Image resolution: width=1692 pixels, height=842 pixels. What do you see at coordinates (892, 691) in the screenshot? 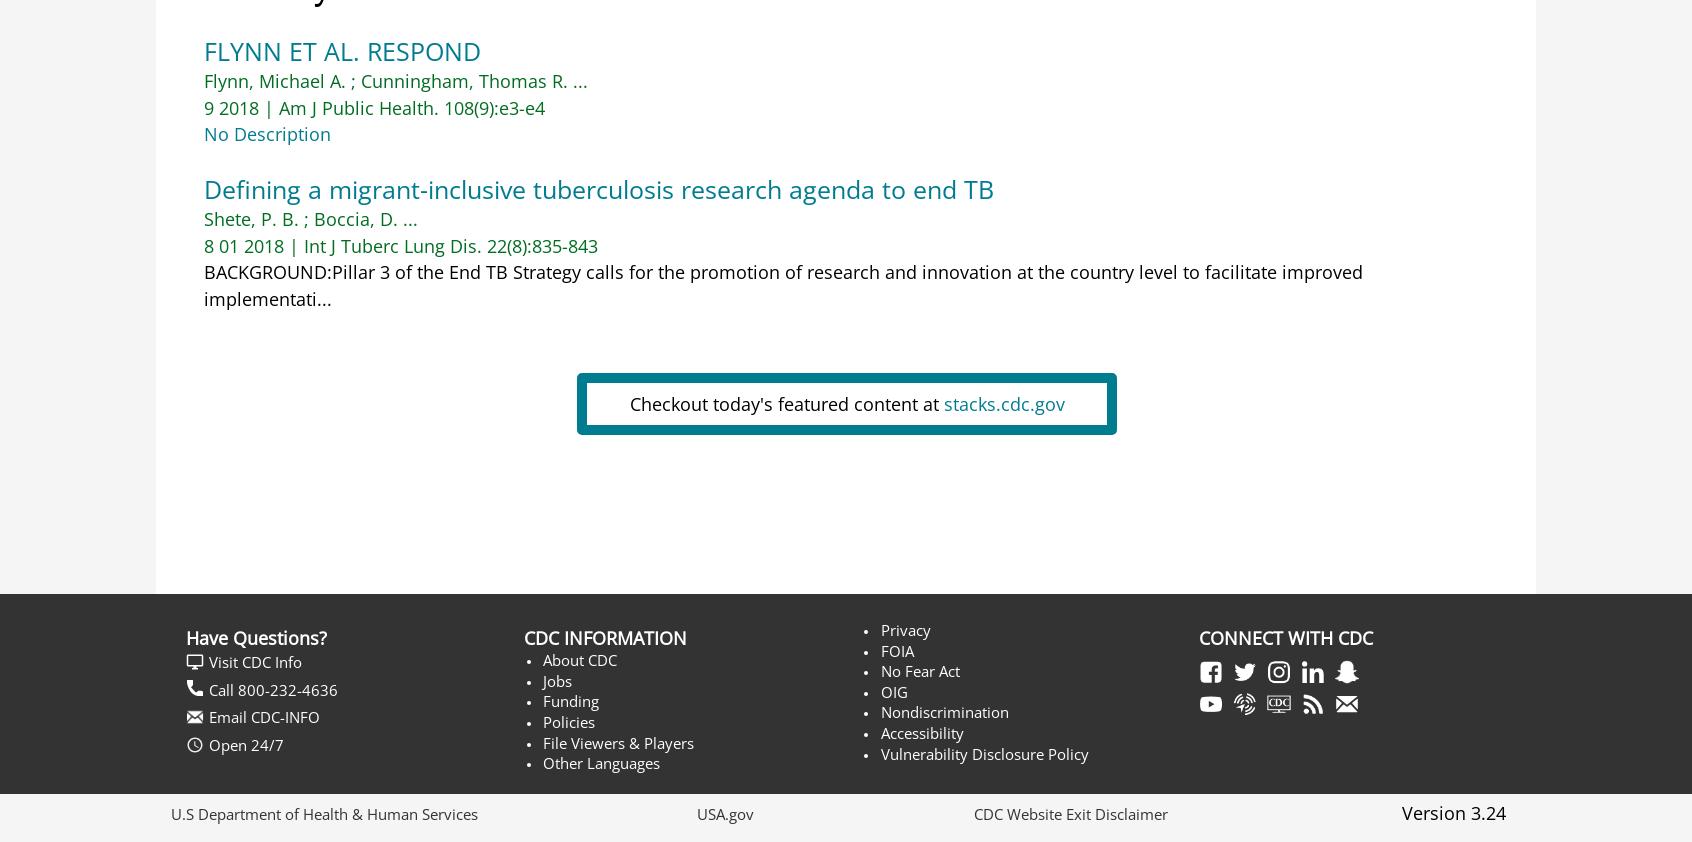
I see `'OIG'` at bounding box center [892, 691].